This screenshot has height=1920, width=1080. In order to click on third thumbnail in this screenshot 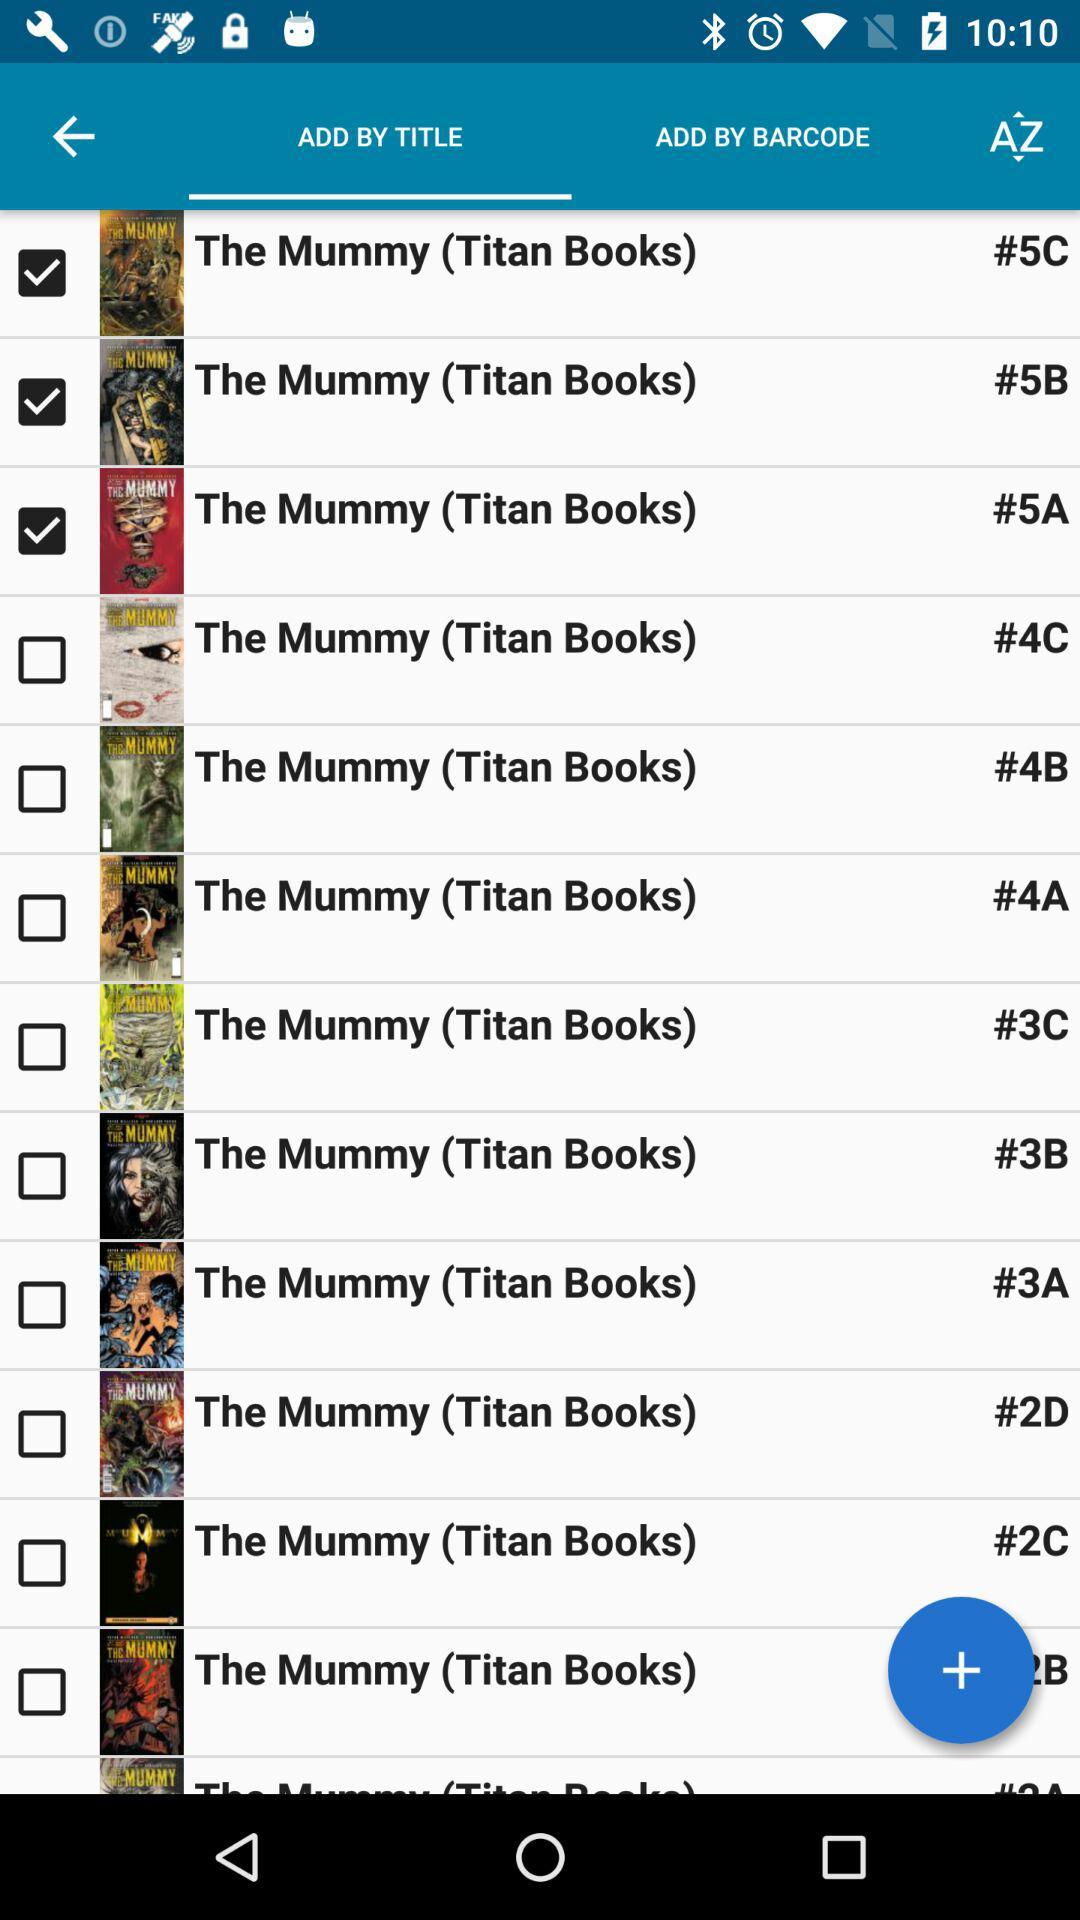, I will do `click(48, 531)`.